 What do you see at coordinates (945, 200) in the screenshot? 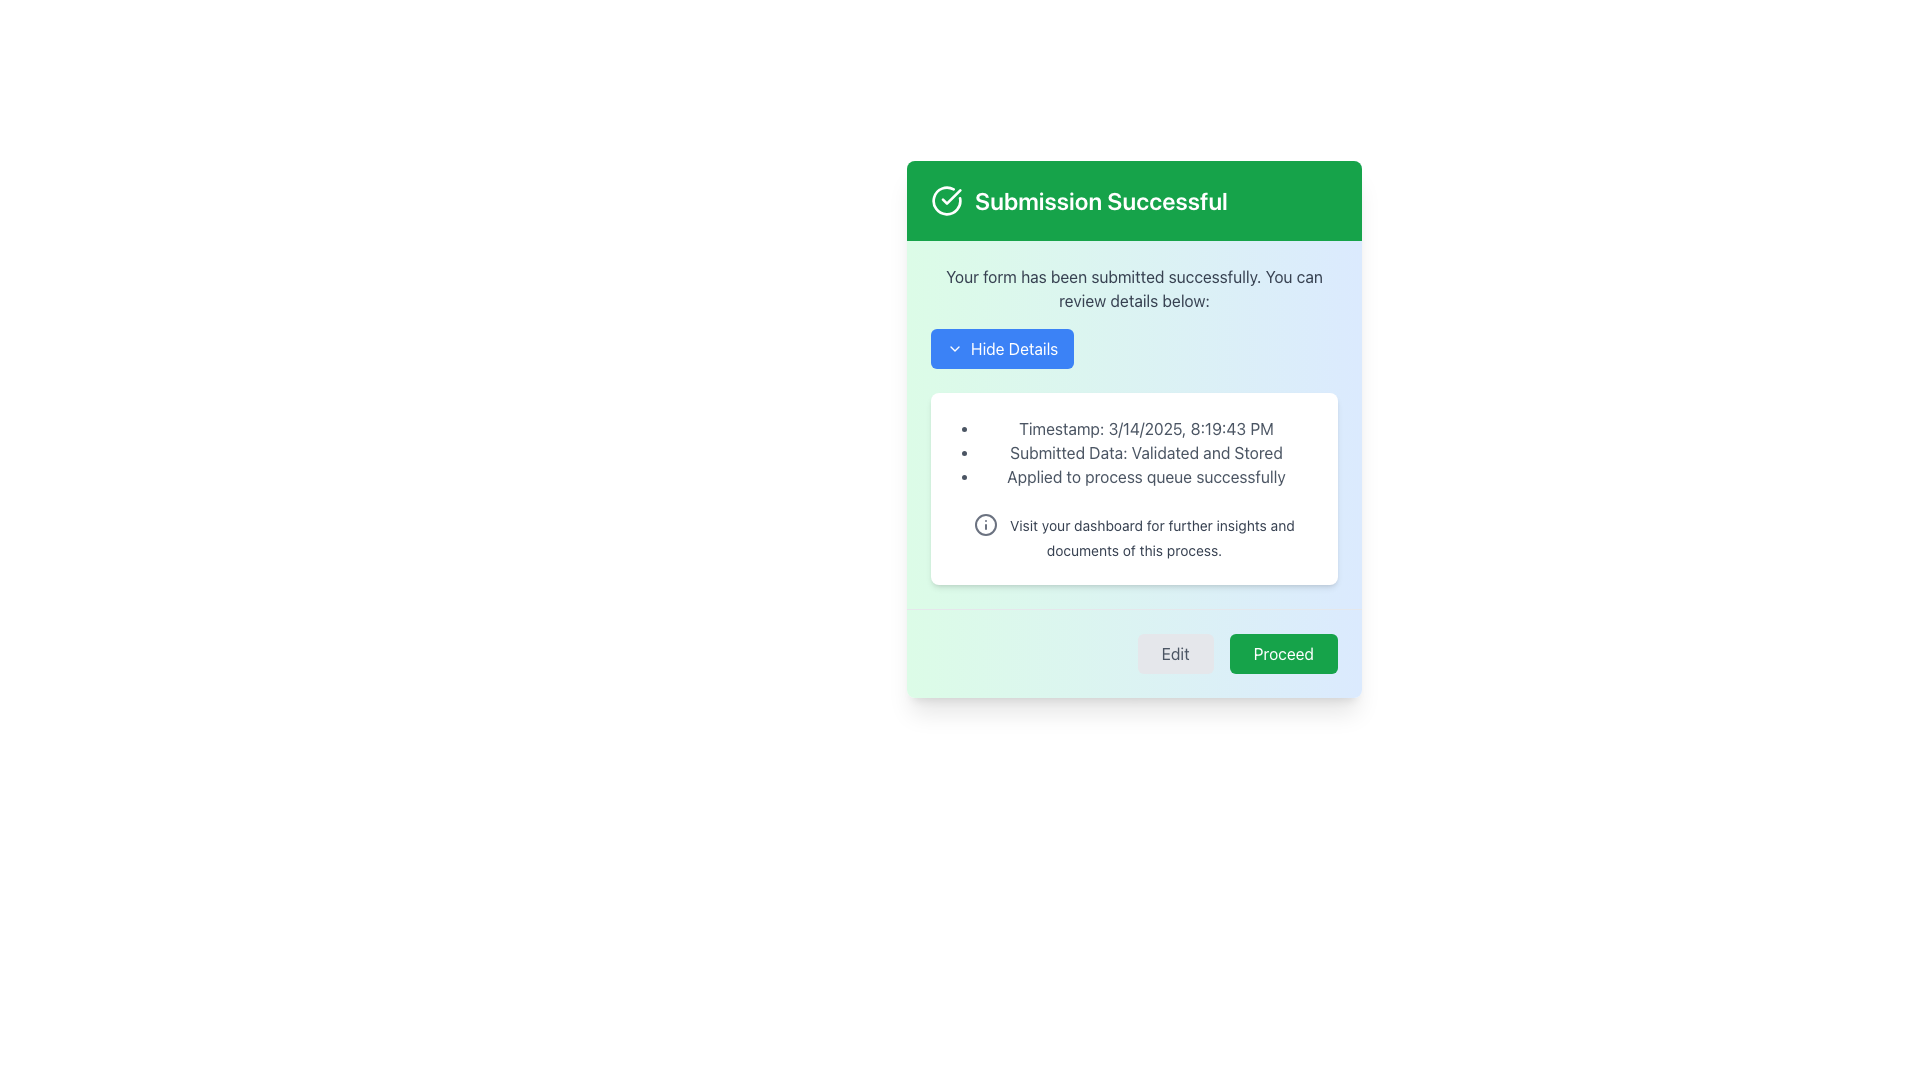
I see `the visual indicator icon located to the left of the 'Submission Successful' text in the green header section of the dialog box` at bounding box center [945, 200].